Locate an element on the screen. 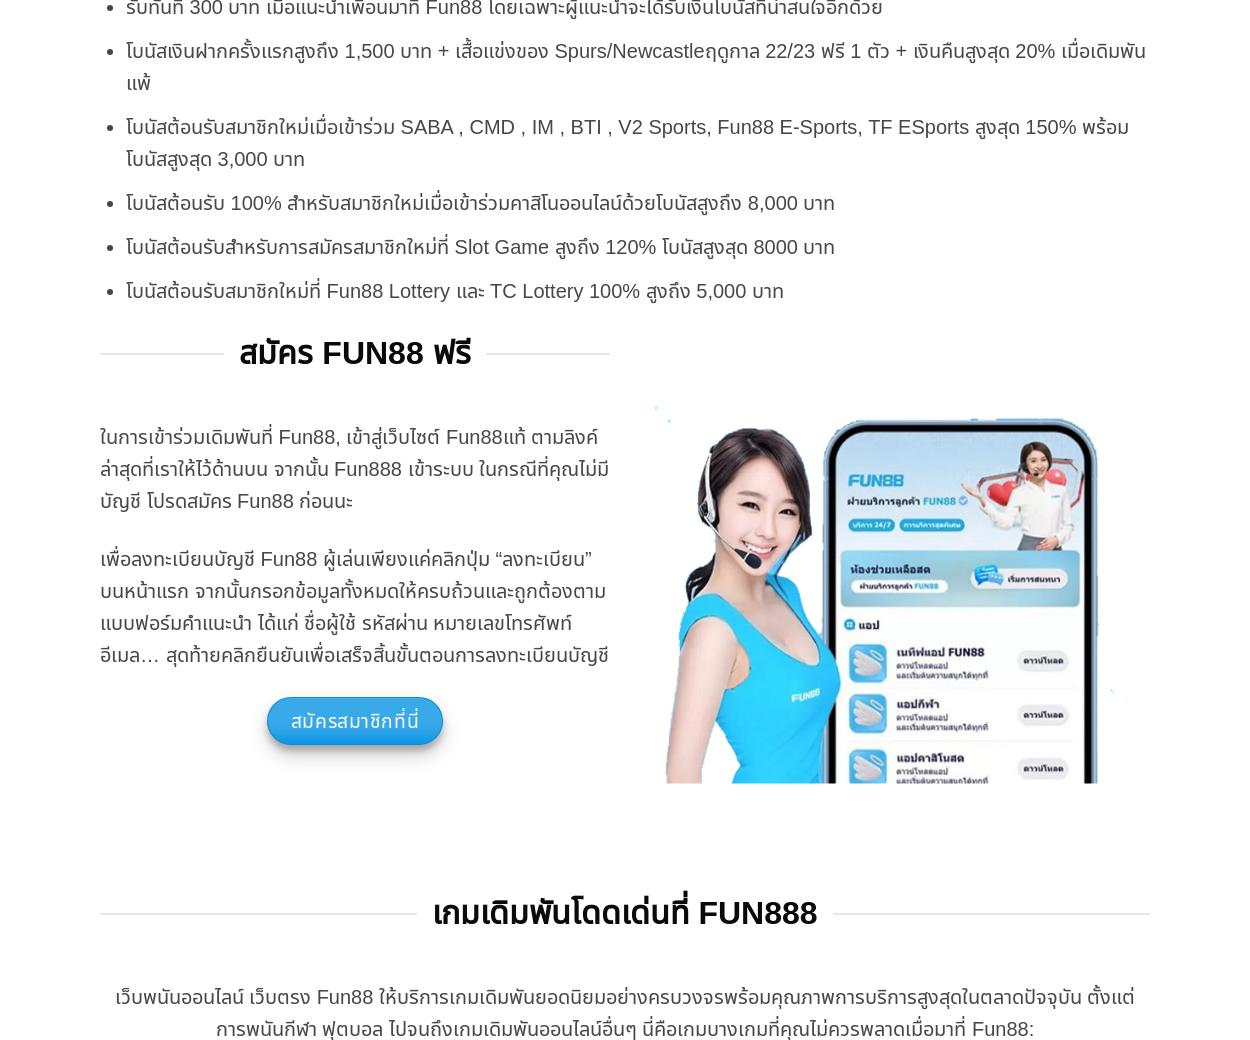 The height and width of the screenshot is (1040, 1250). 'เพื่อลงทะเบียนบัญชี Fun88 ผู้เล่นเพียงแค่คลิกปุ่ม “ลงทะเบียน” บนหน้าแรก จากนั้นกรอกข้อมูลทั้งหมดให้ครบถ้วนและถูกต้องตามแบบฟอร์มคำแนะนำ ได้แก่ ชื่อผู้ใช้ รหัสผ่าน หมายเลขโทรศัพท์ อีเมล… สุดท้ายคลิกยืนยันเพื่อเสร็จสิ้นขั้นตอนการลงทะเบียนบัญชี' is located at coordinates (353, 605).